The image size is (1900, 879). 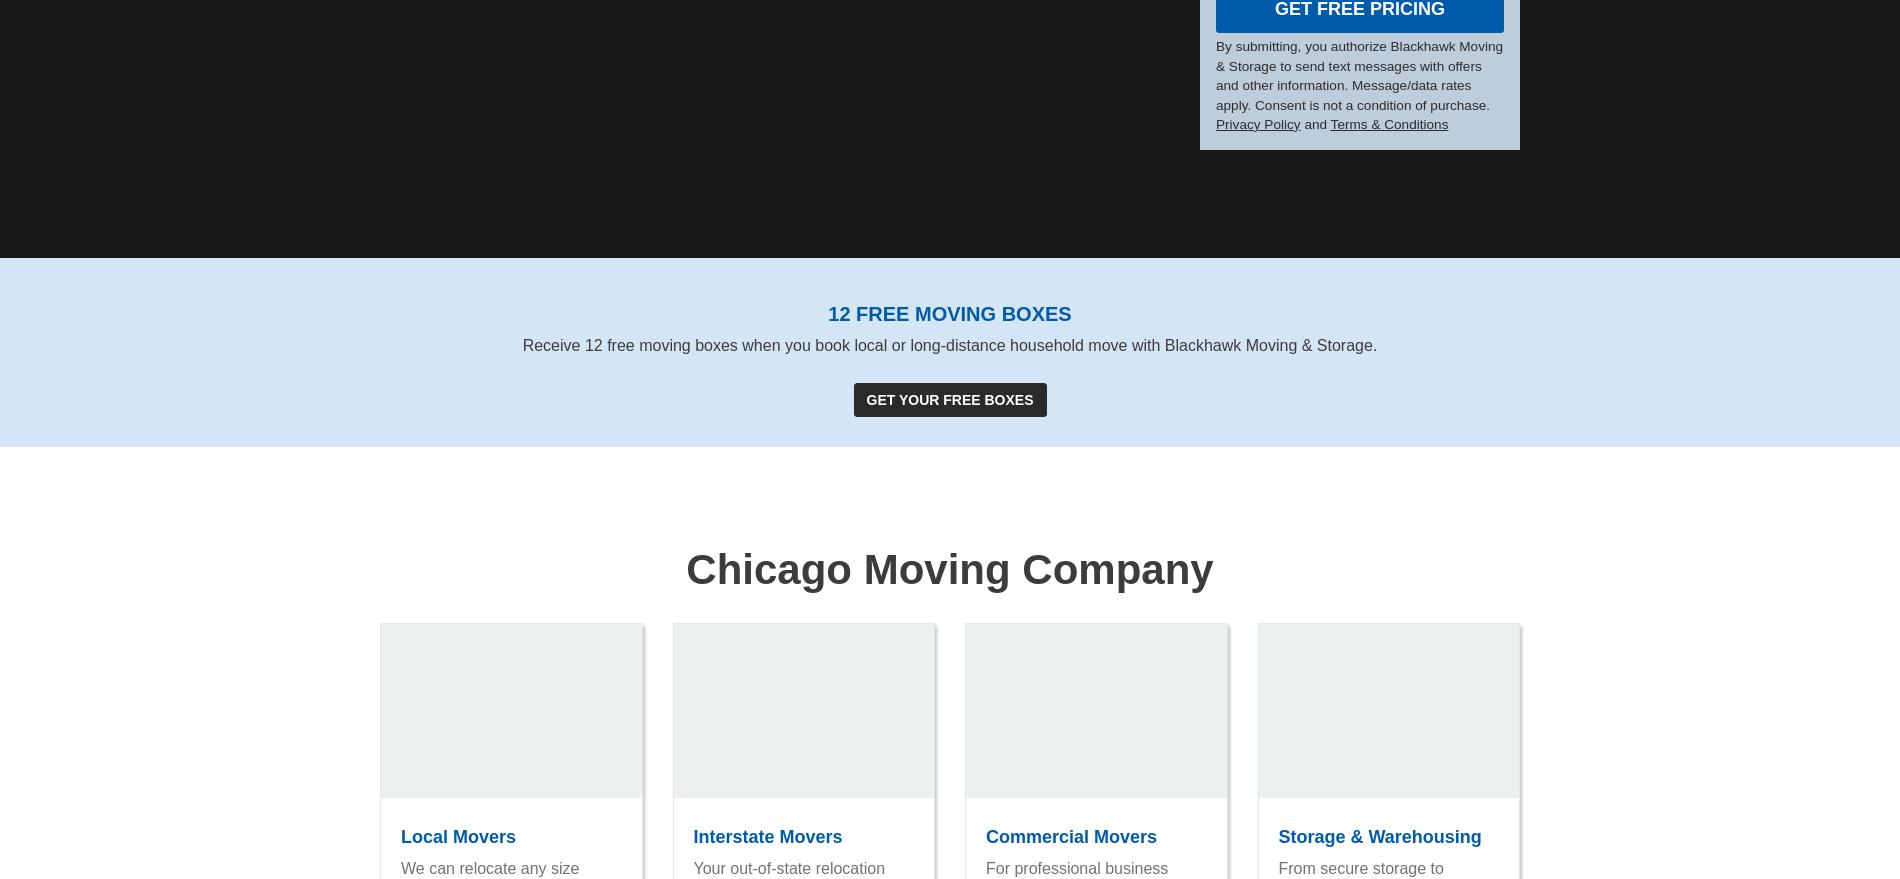 What do you see at coordinates (1313, 123) in the screenshot?
I see `'and'` at bounding box center [1313, 123].